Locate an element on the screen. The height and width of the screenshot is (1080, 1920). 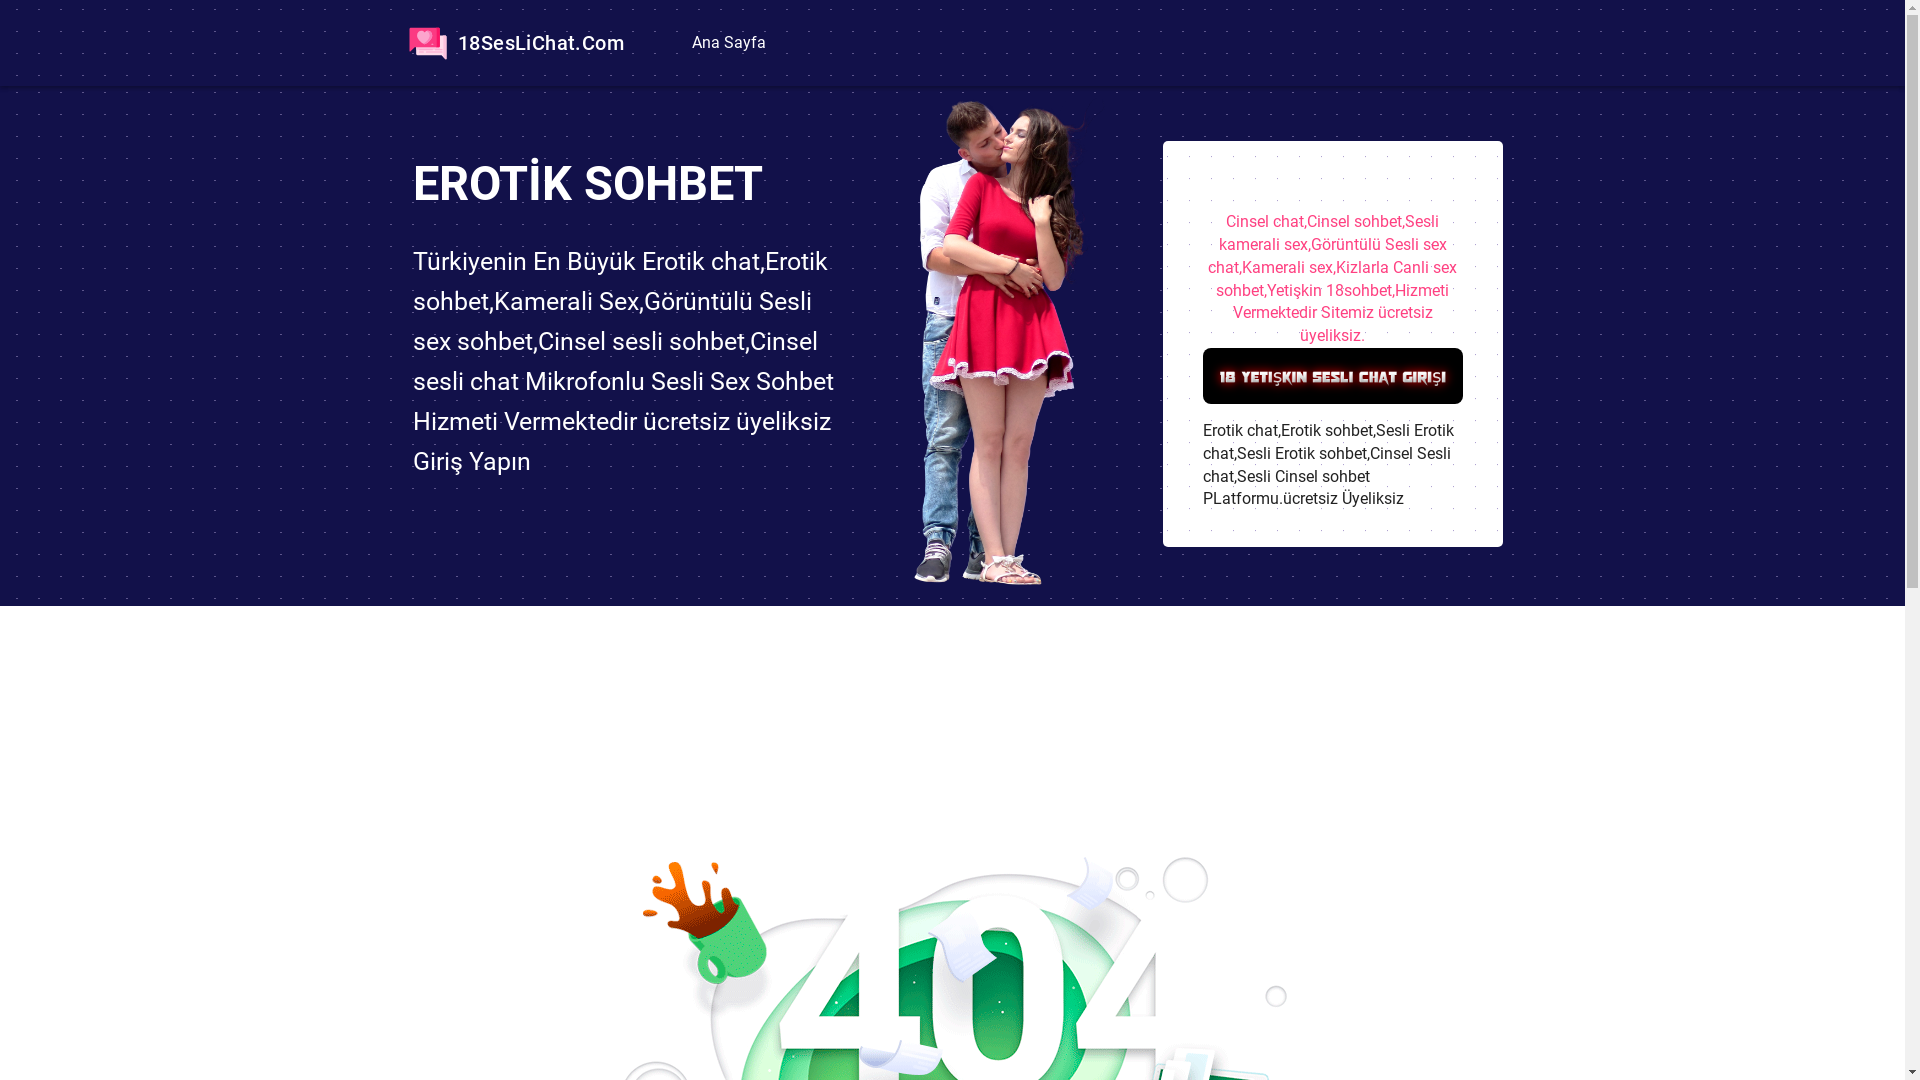
'Ana Sayfa is located at coordinates (725, 42).